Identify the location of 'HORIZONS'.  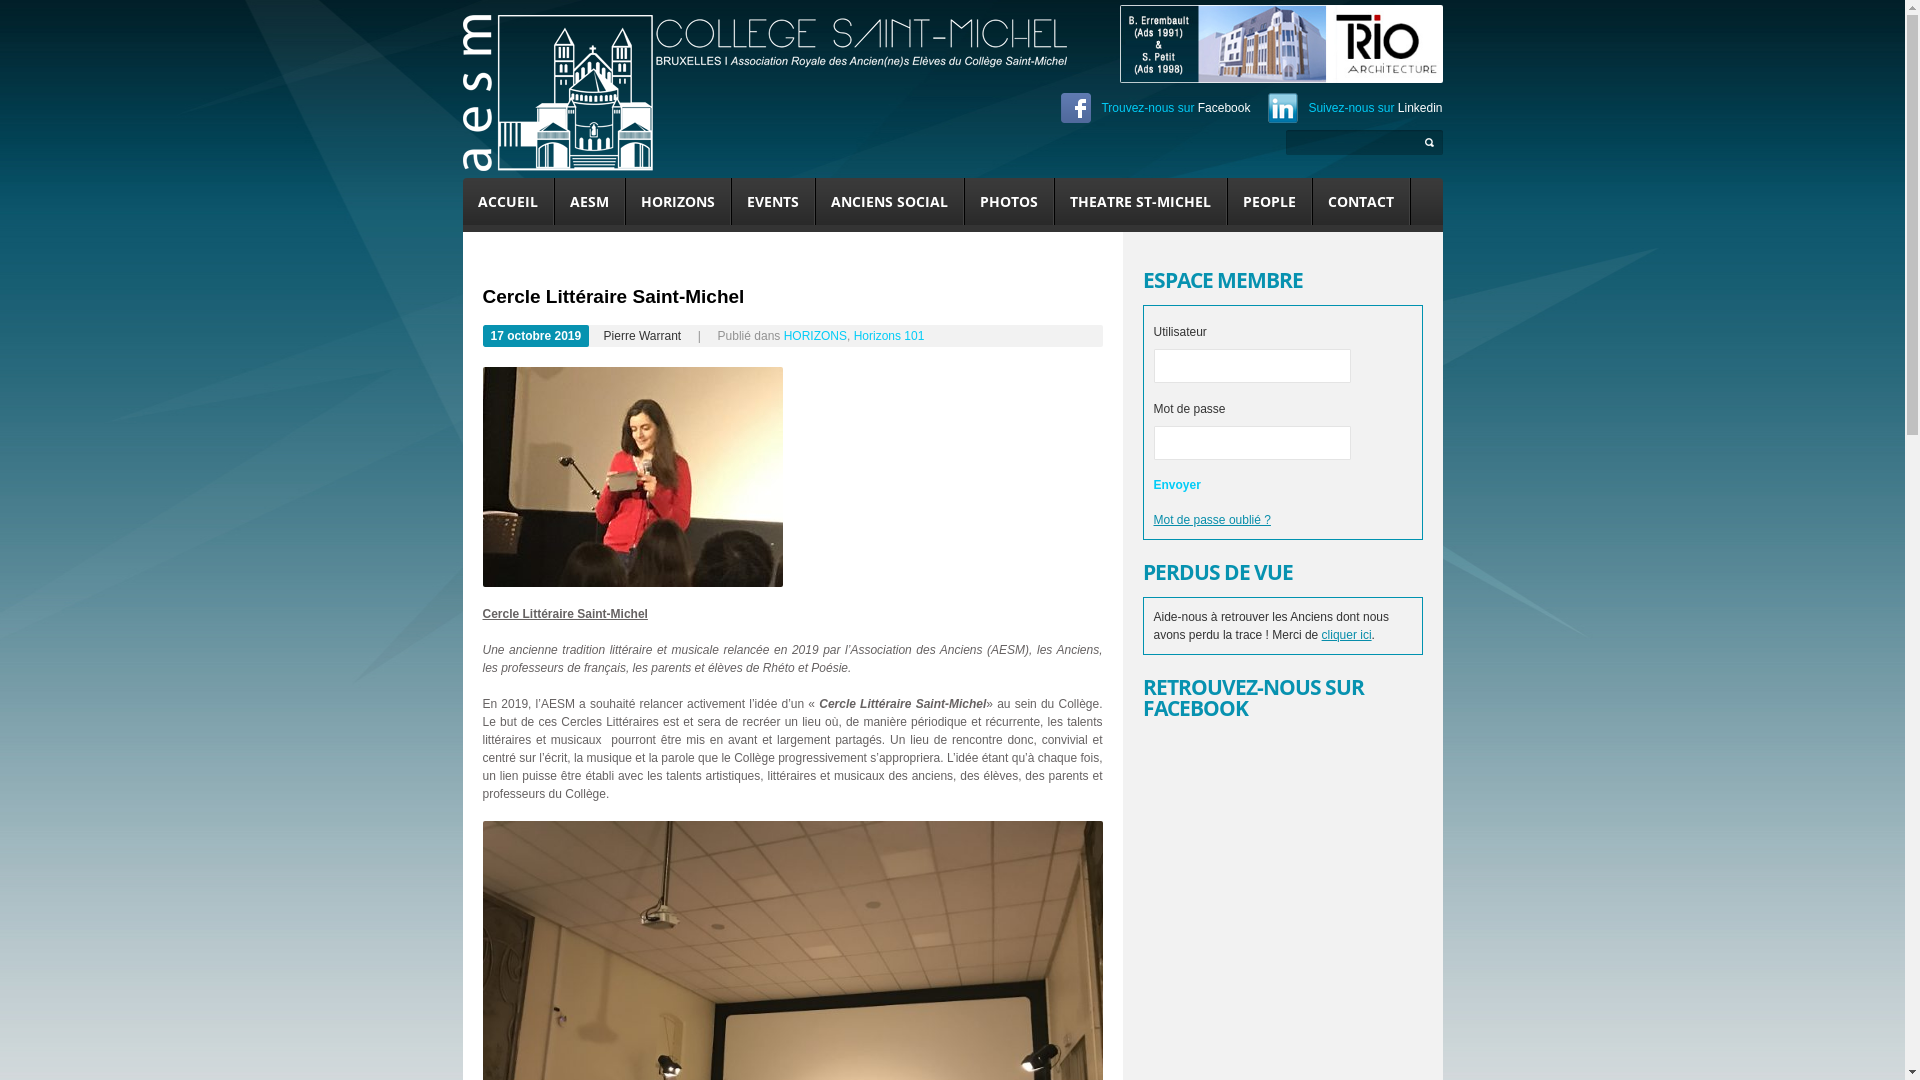
(815, 334).